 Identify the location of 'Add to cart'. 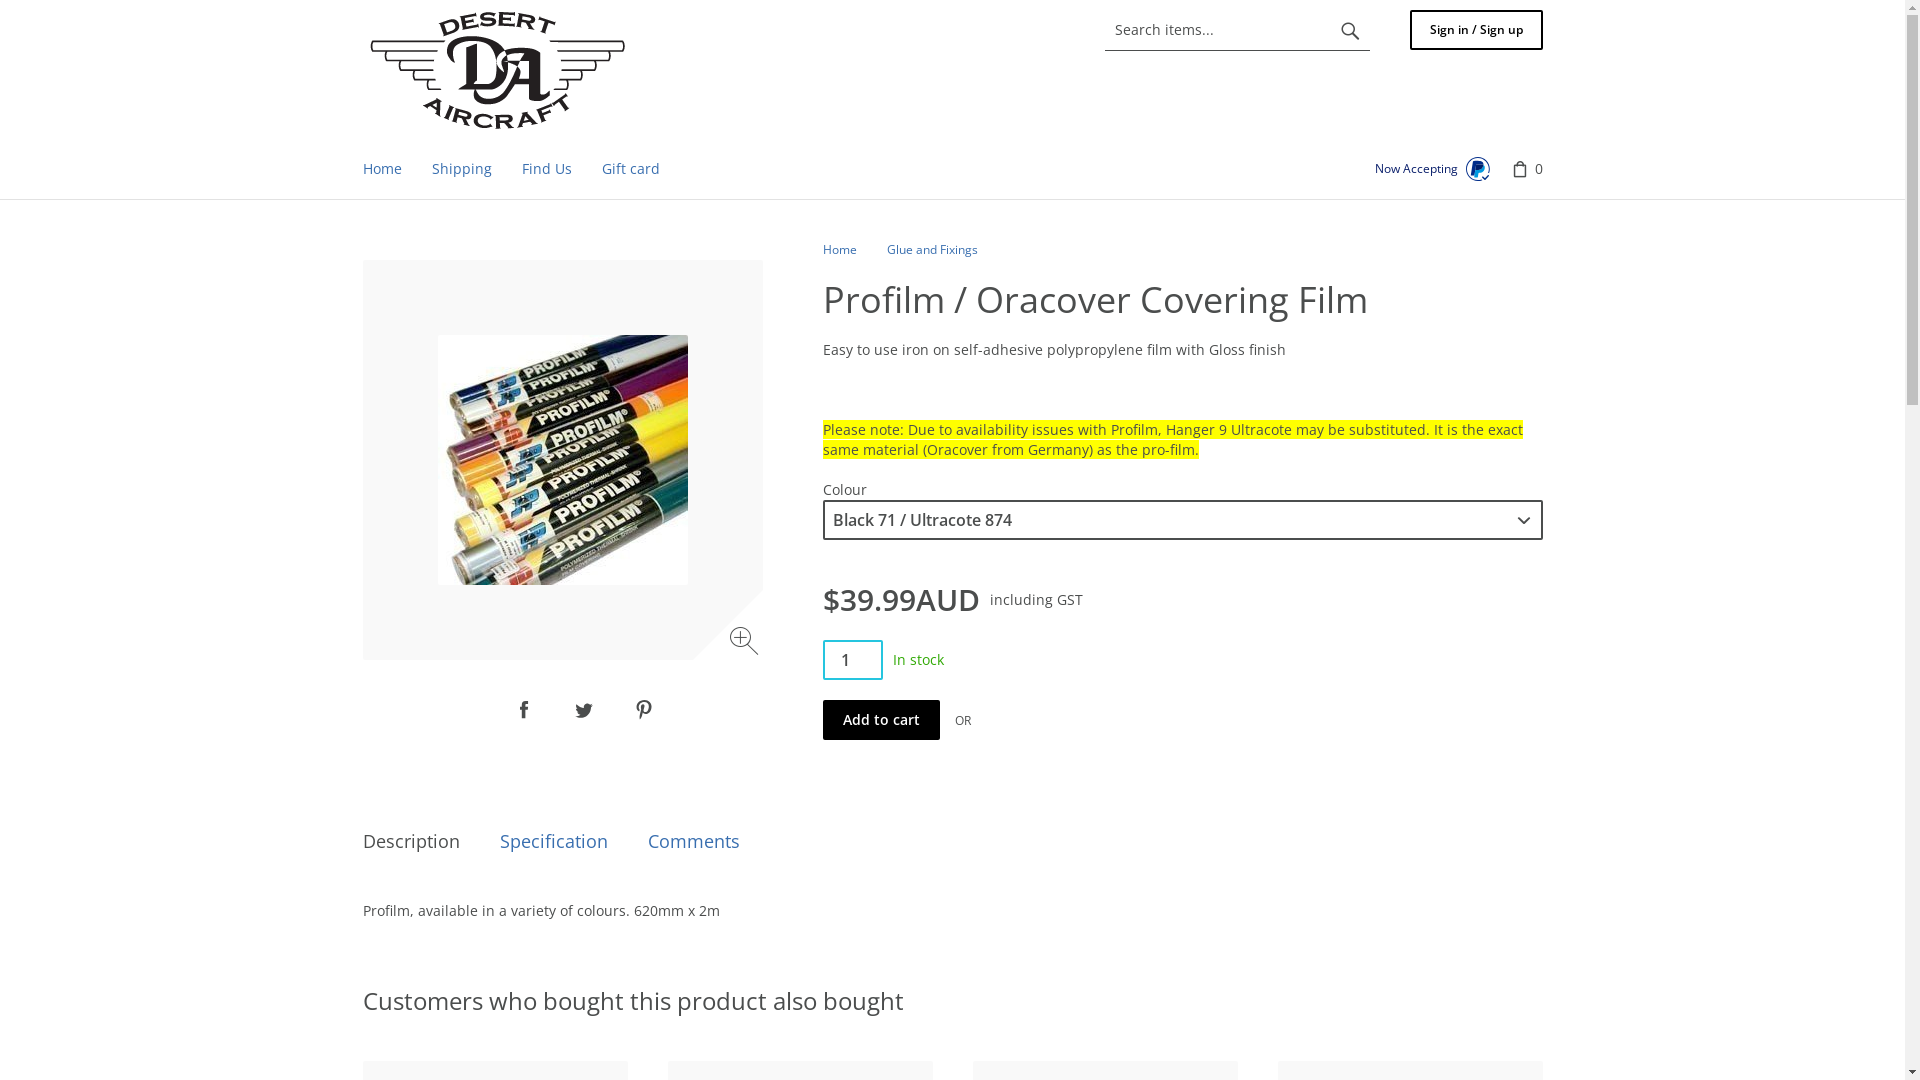
(821, 720).